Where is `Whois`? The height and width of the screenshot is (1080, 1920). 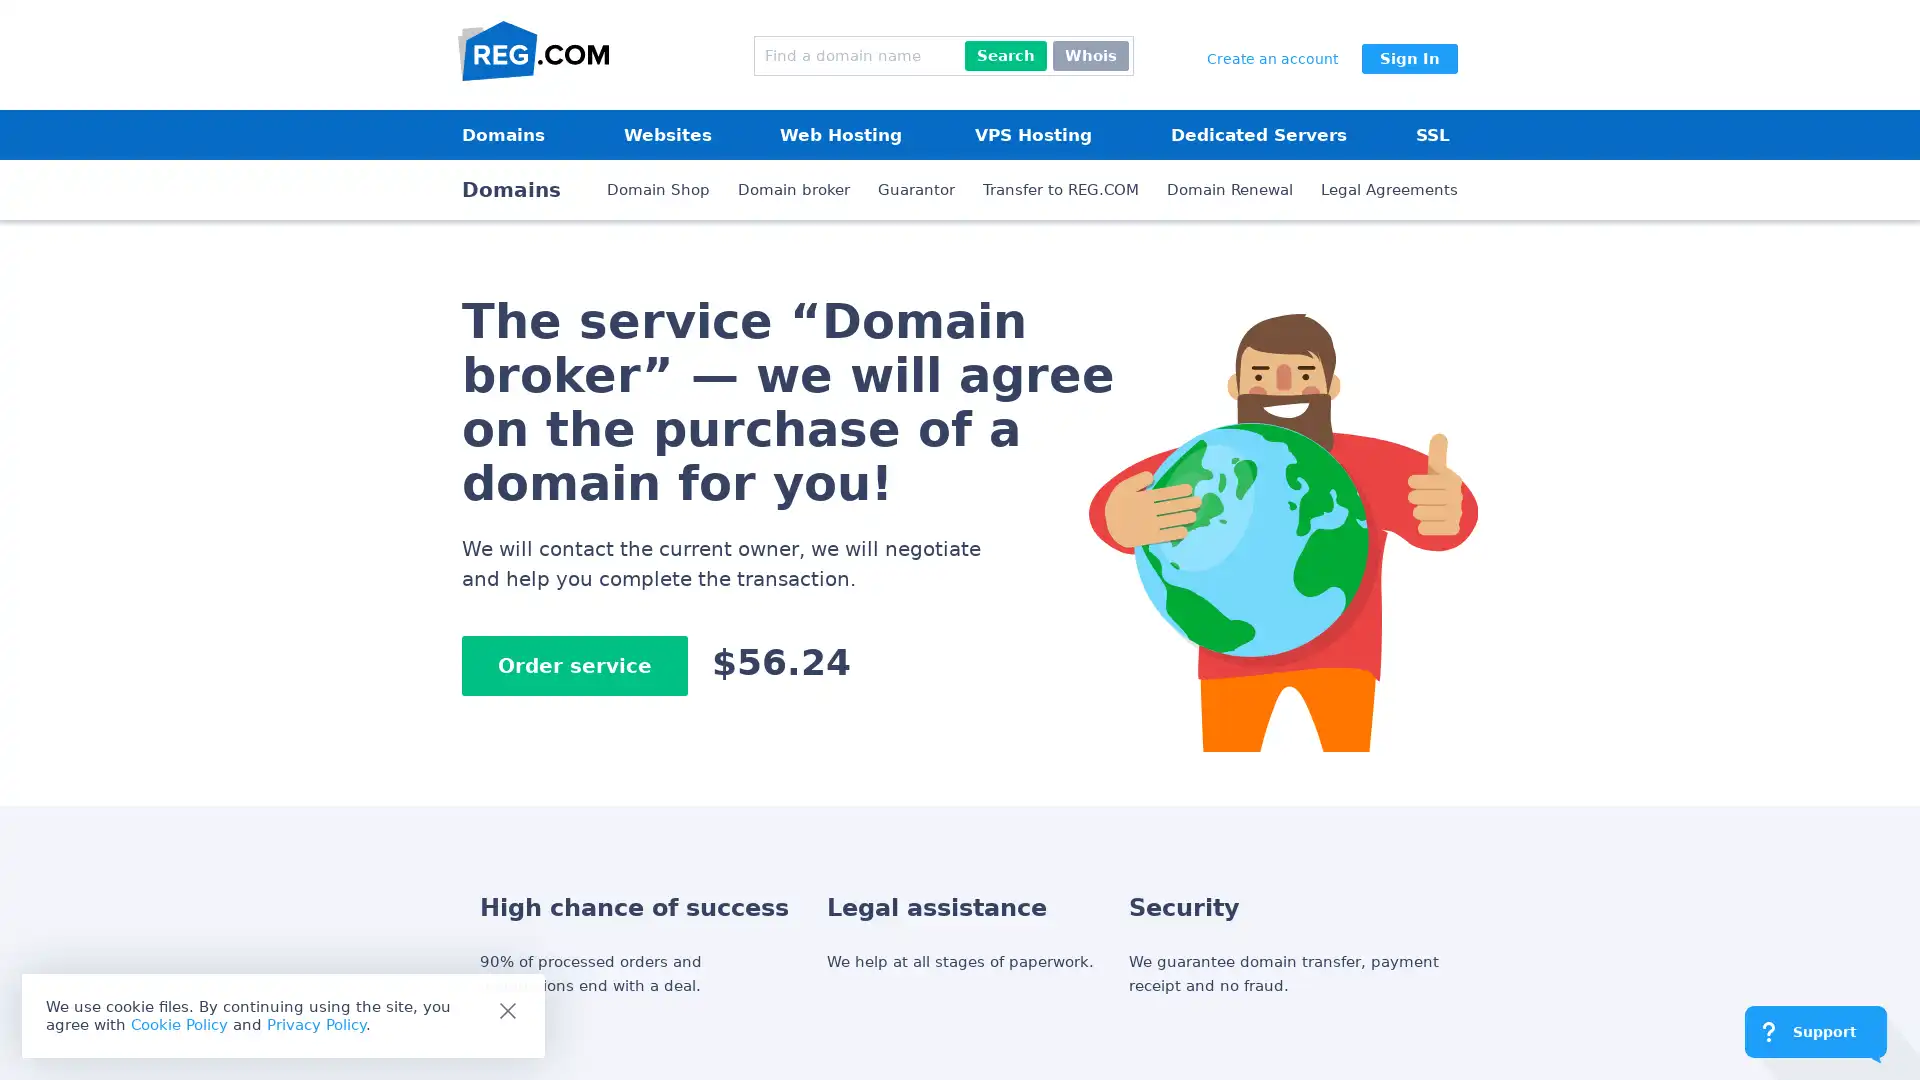
Whois is located at coordinates (1089, 55).